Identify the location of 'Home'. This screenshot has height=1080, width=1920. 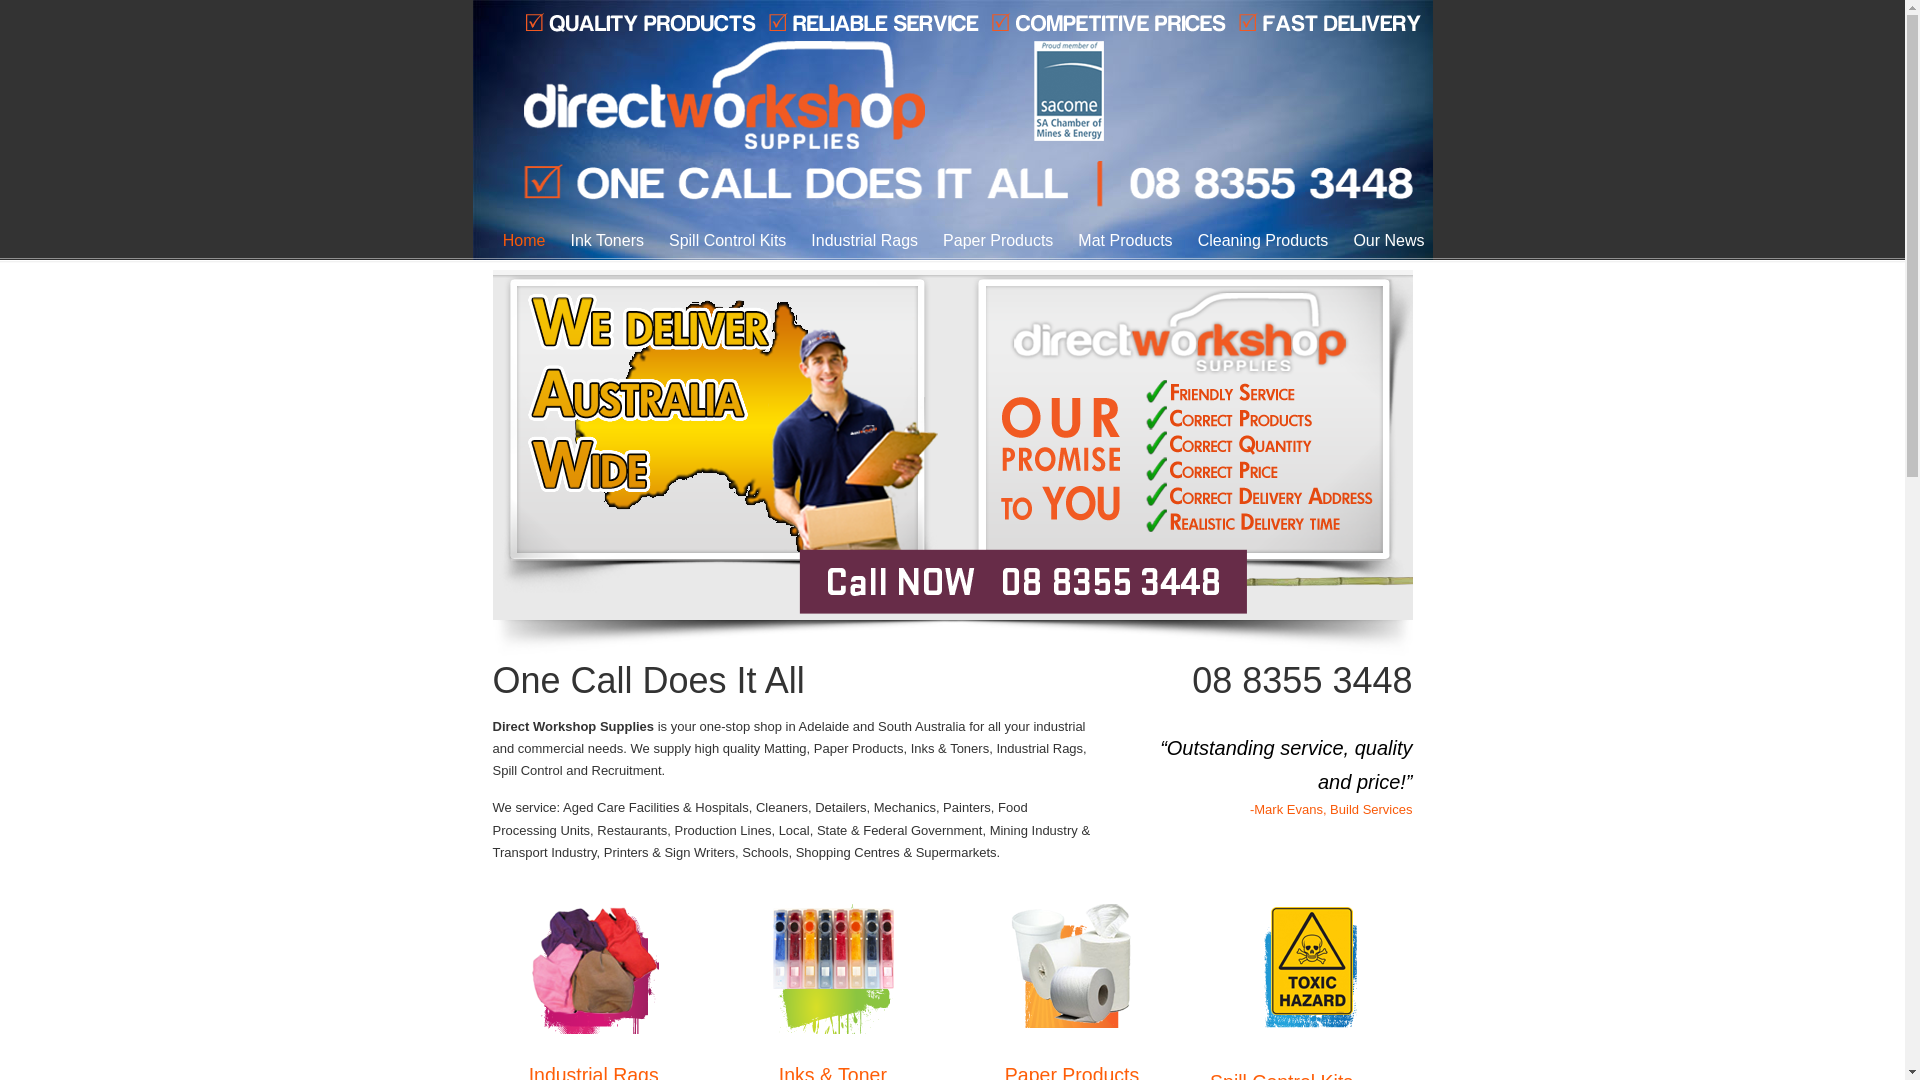
(518, 239).